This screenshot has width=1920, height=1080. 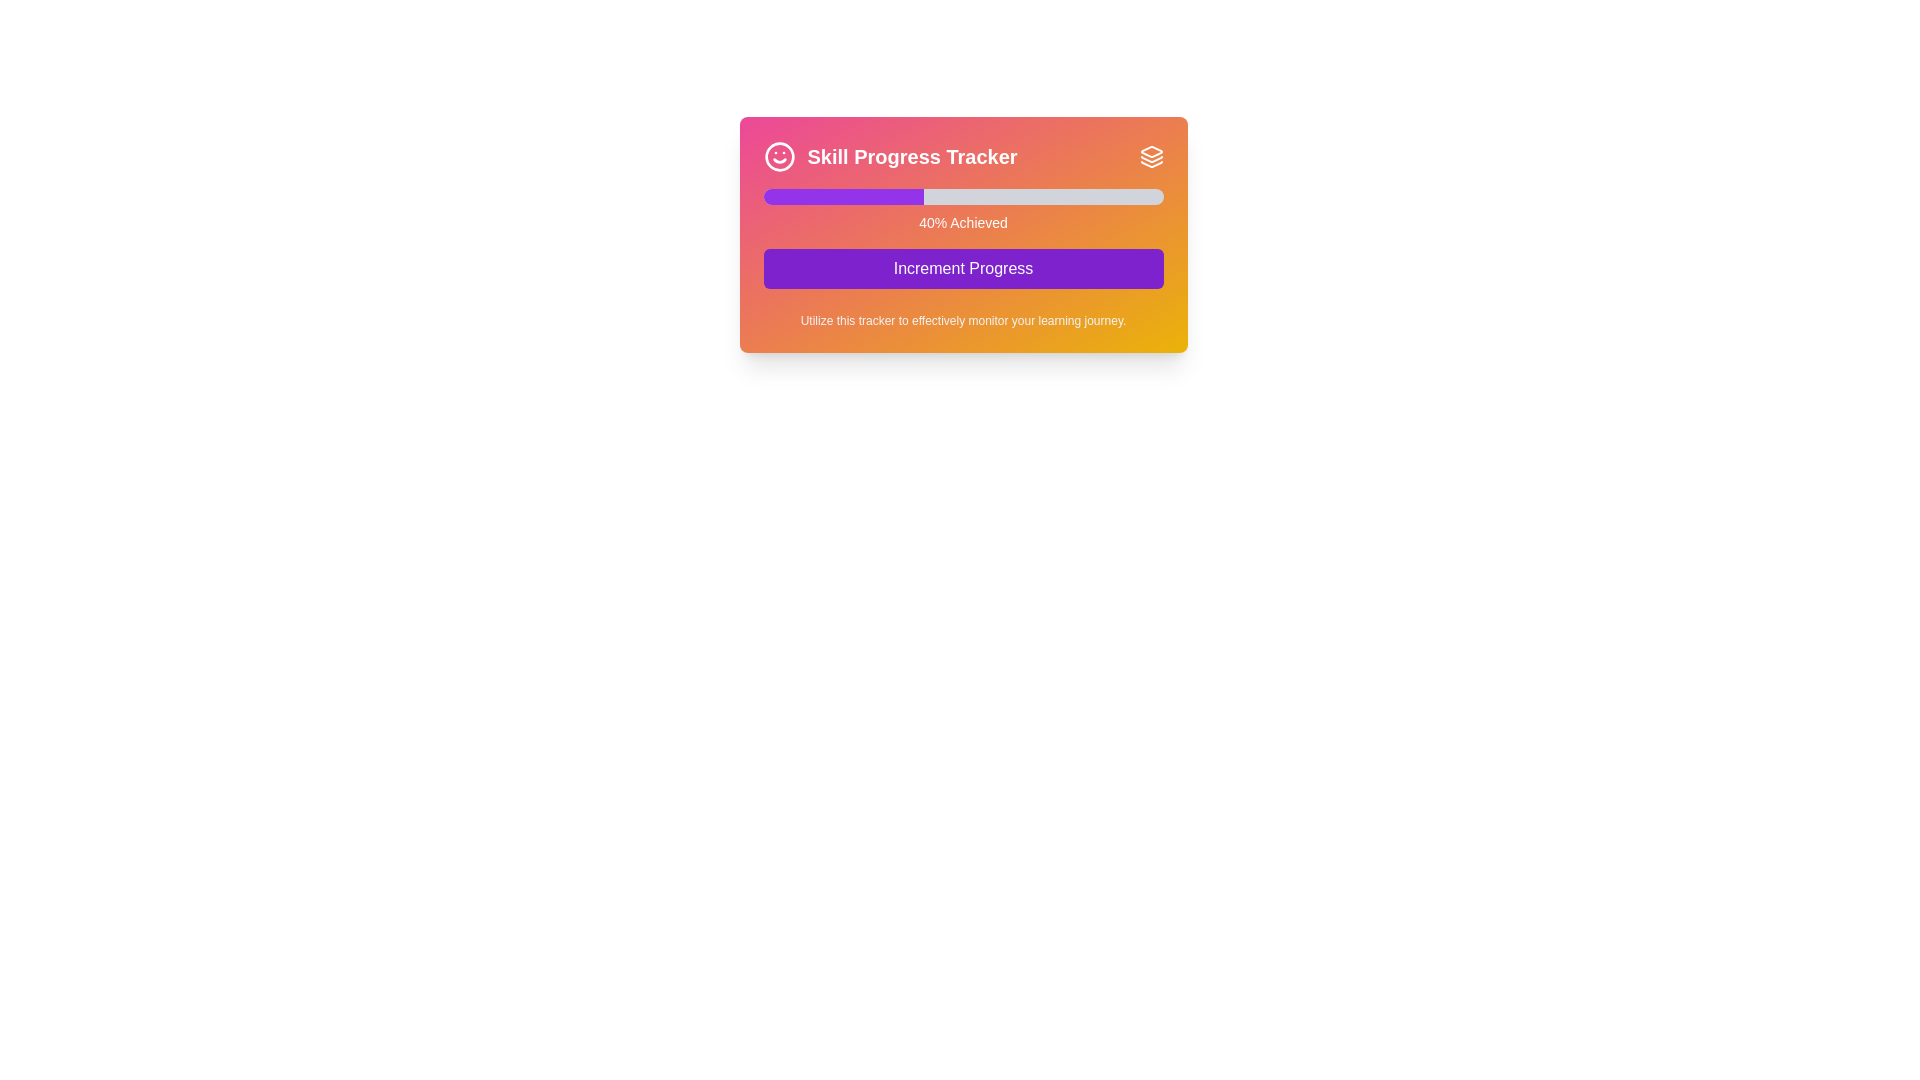 I want to click on the static text label that reads 'Utilize this tracker to effectively monitor your learning journey.' which is styled in a small gray font at the bottom of the card, so click(x=963, y=319).